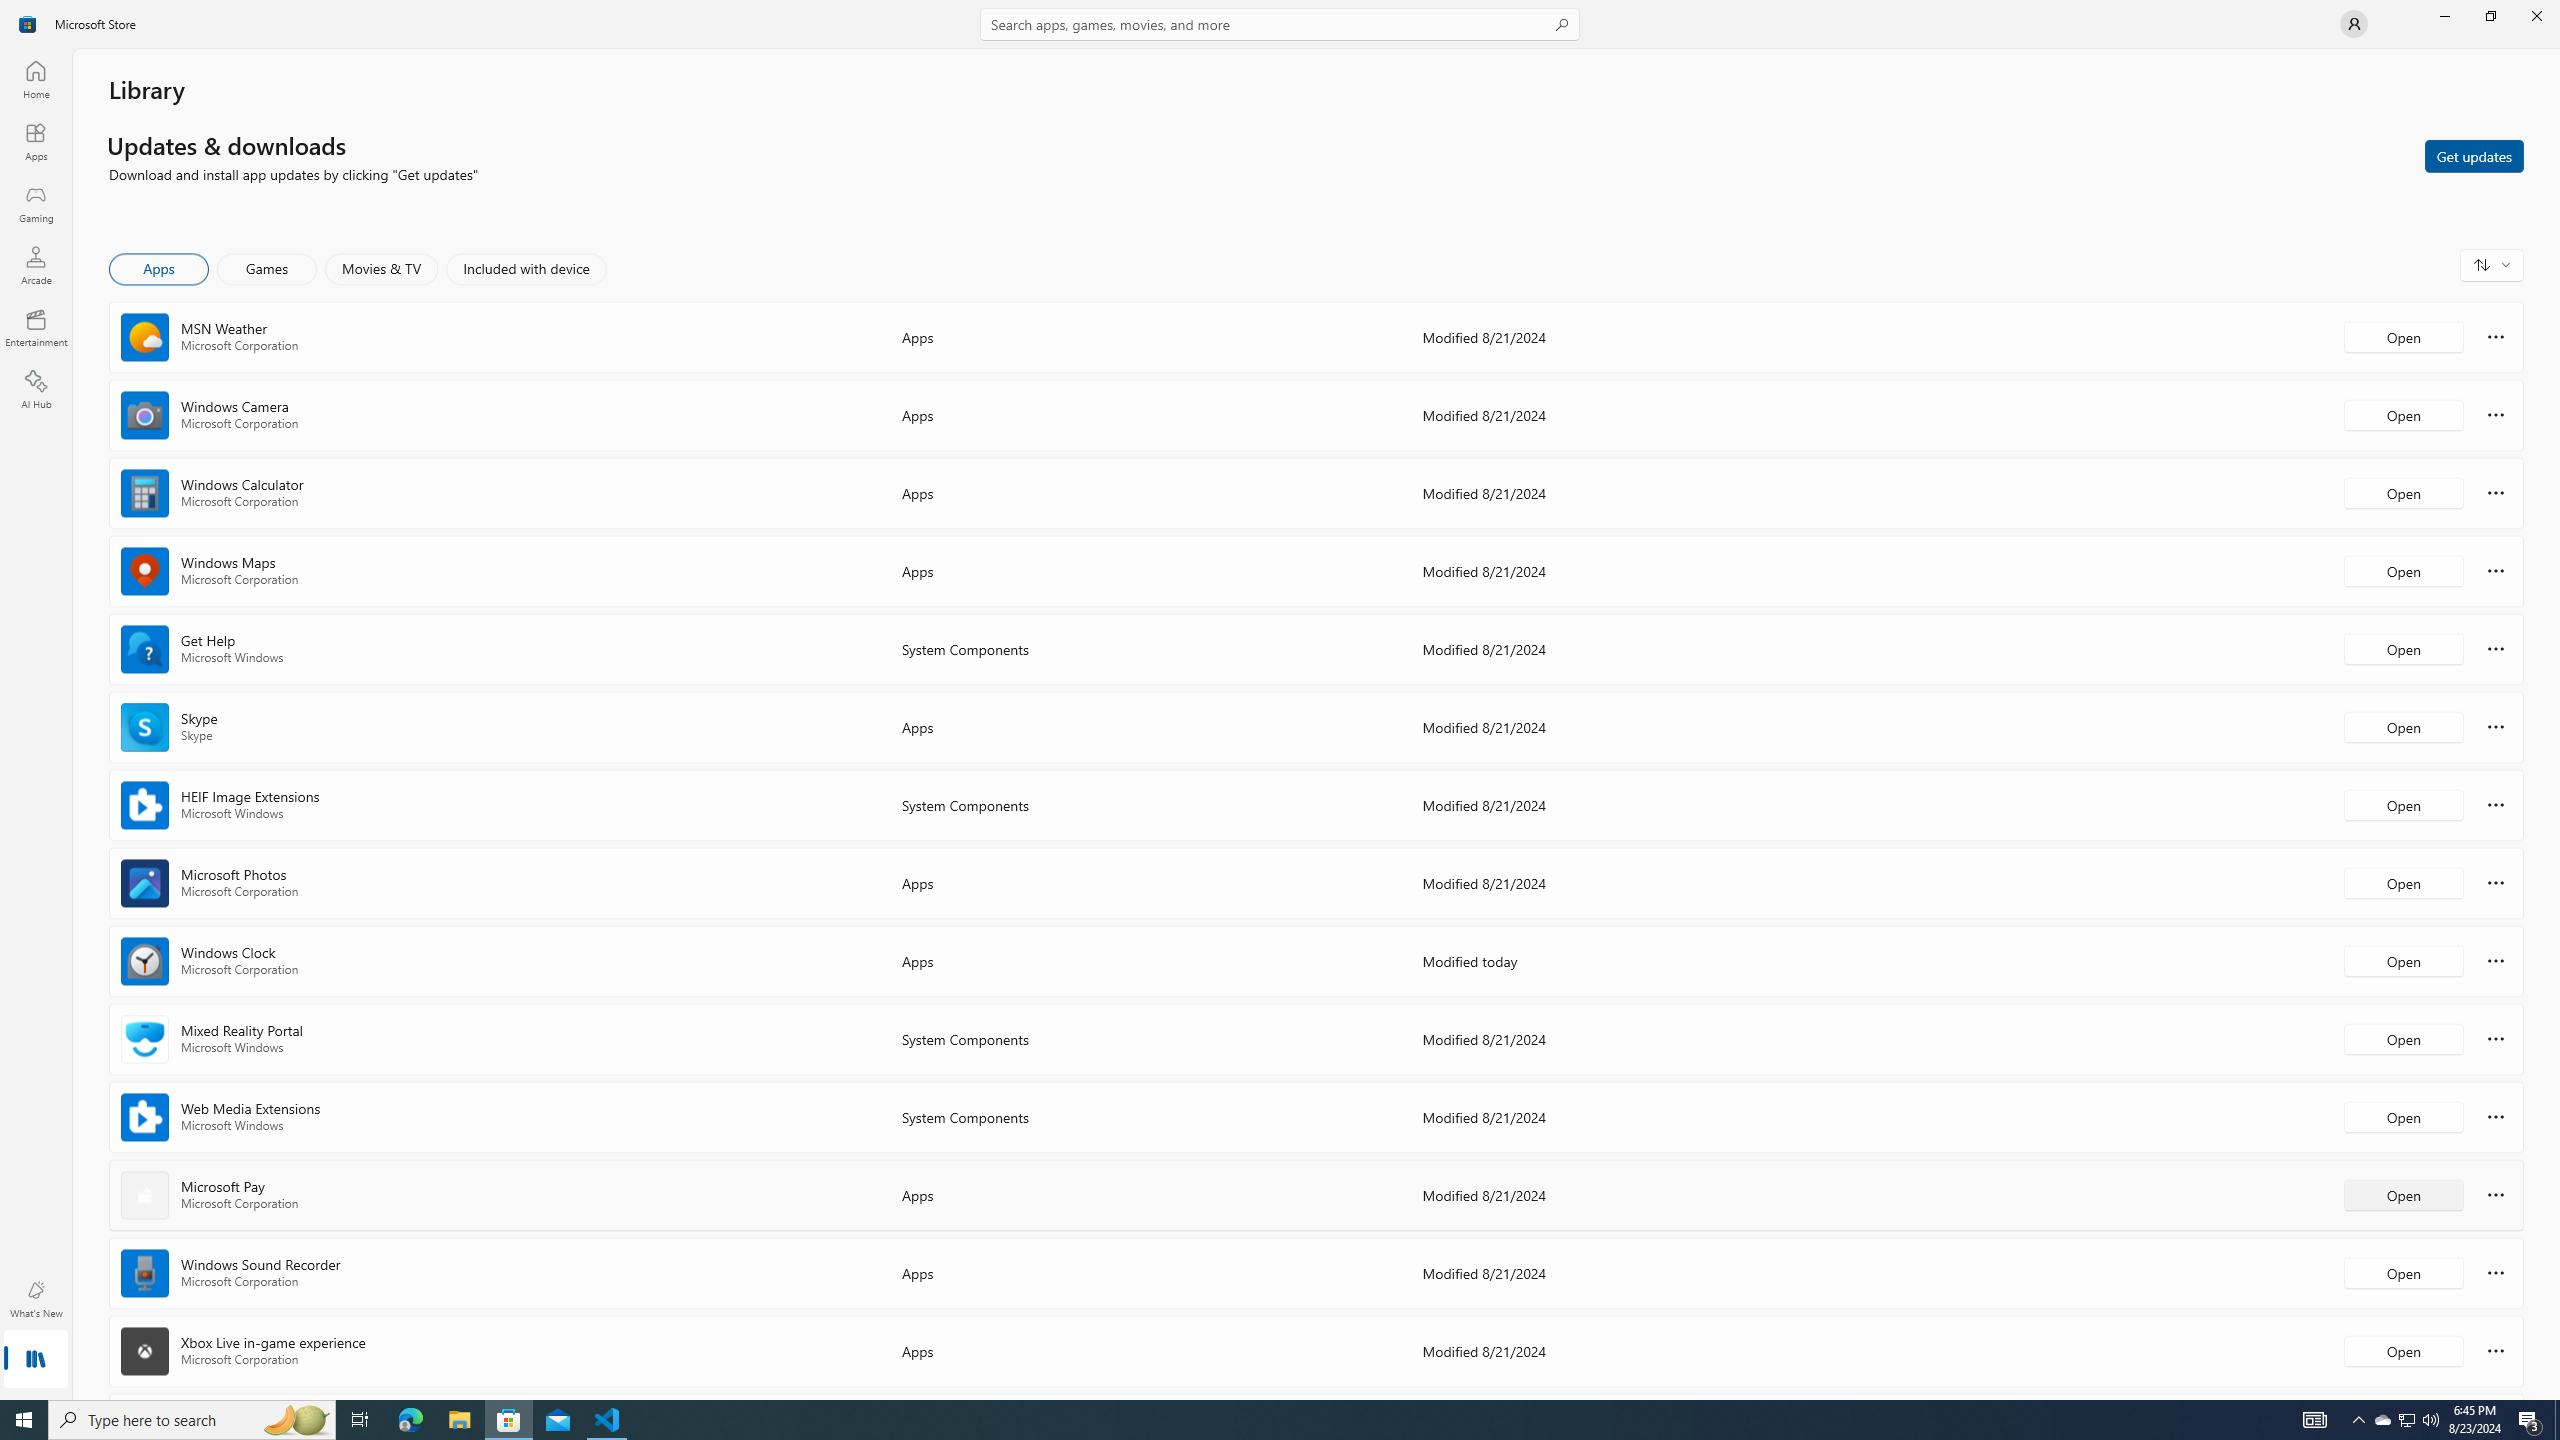  What do you see at coordinates (34, 141) in the screenshot?
I see `'Apps'` at bounding box center [34, 141].